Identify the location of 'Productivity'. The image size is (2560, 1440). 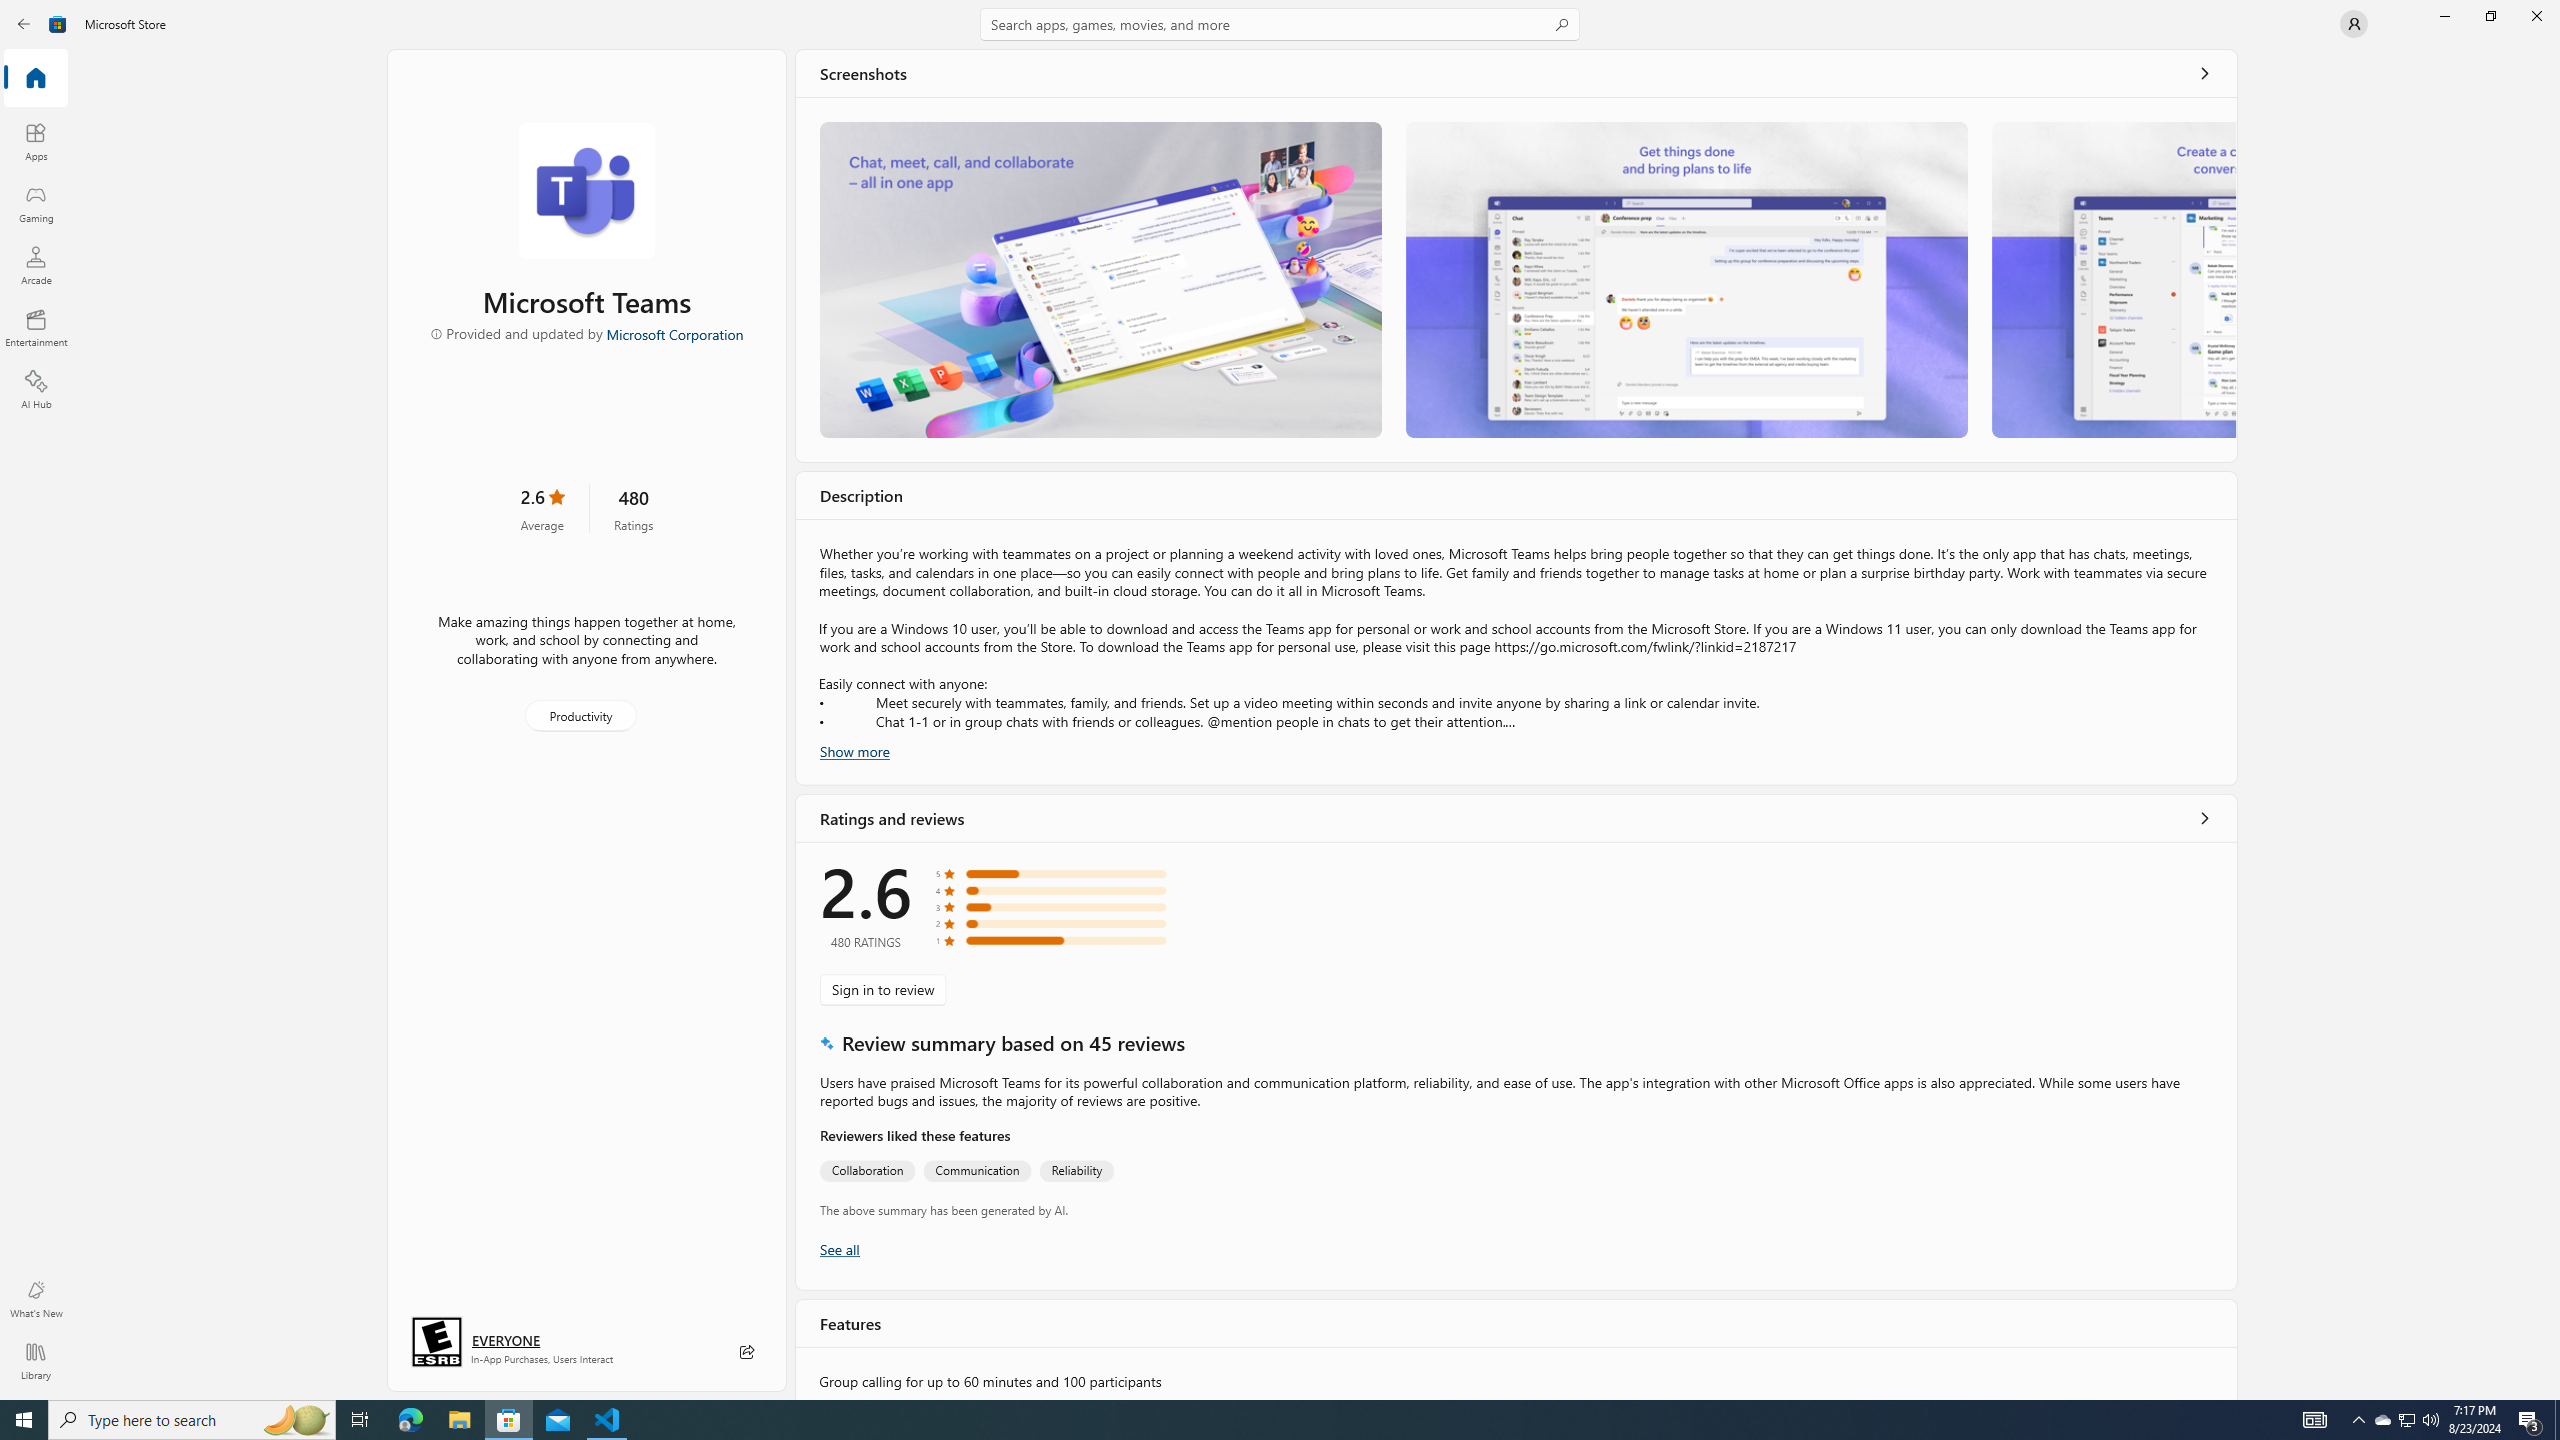
(578, 713).